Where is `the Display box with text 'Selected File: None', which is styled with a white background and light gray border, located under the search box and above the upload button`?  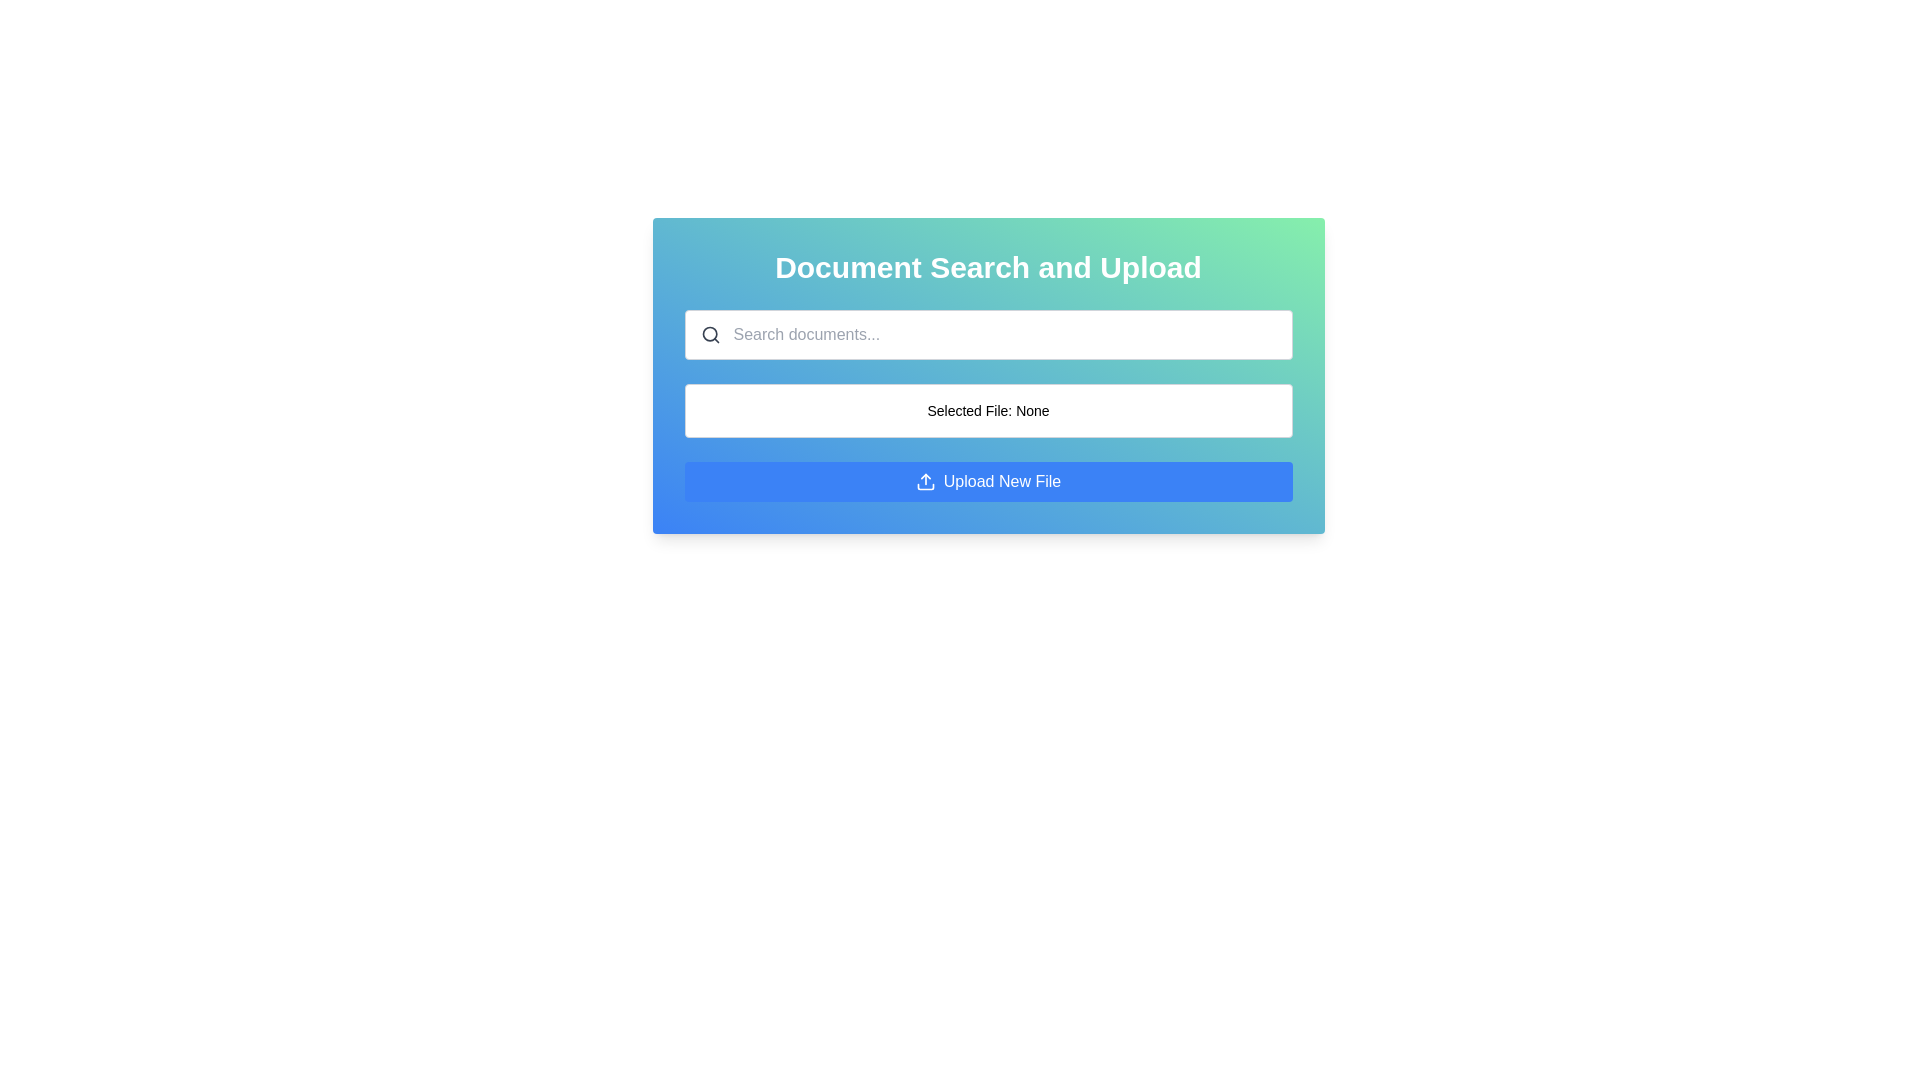
the Display box with text 'Selected File: None', which is styled with a white background and light gray border, located under the search box and above the upload button is located at coordinates (988, 410).